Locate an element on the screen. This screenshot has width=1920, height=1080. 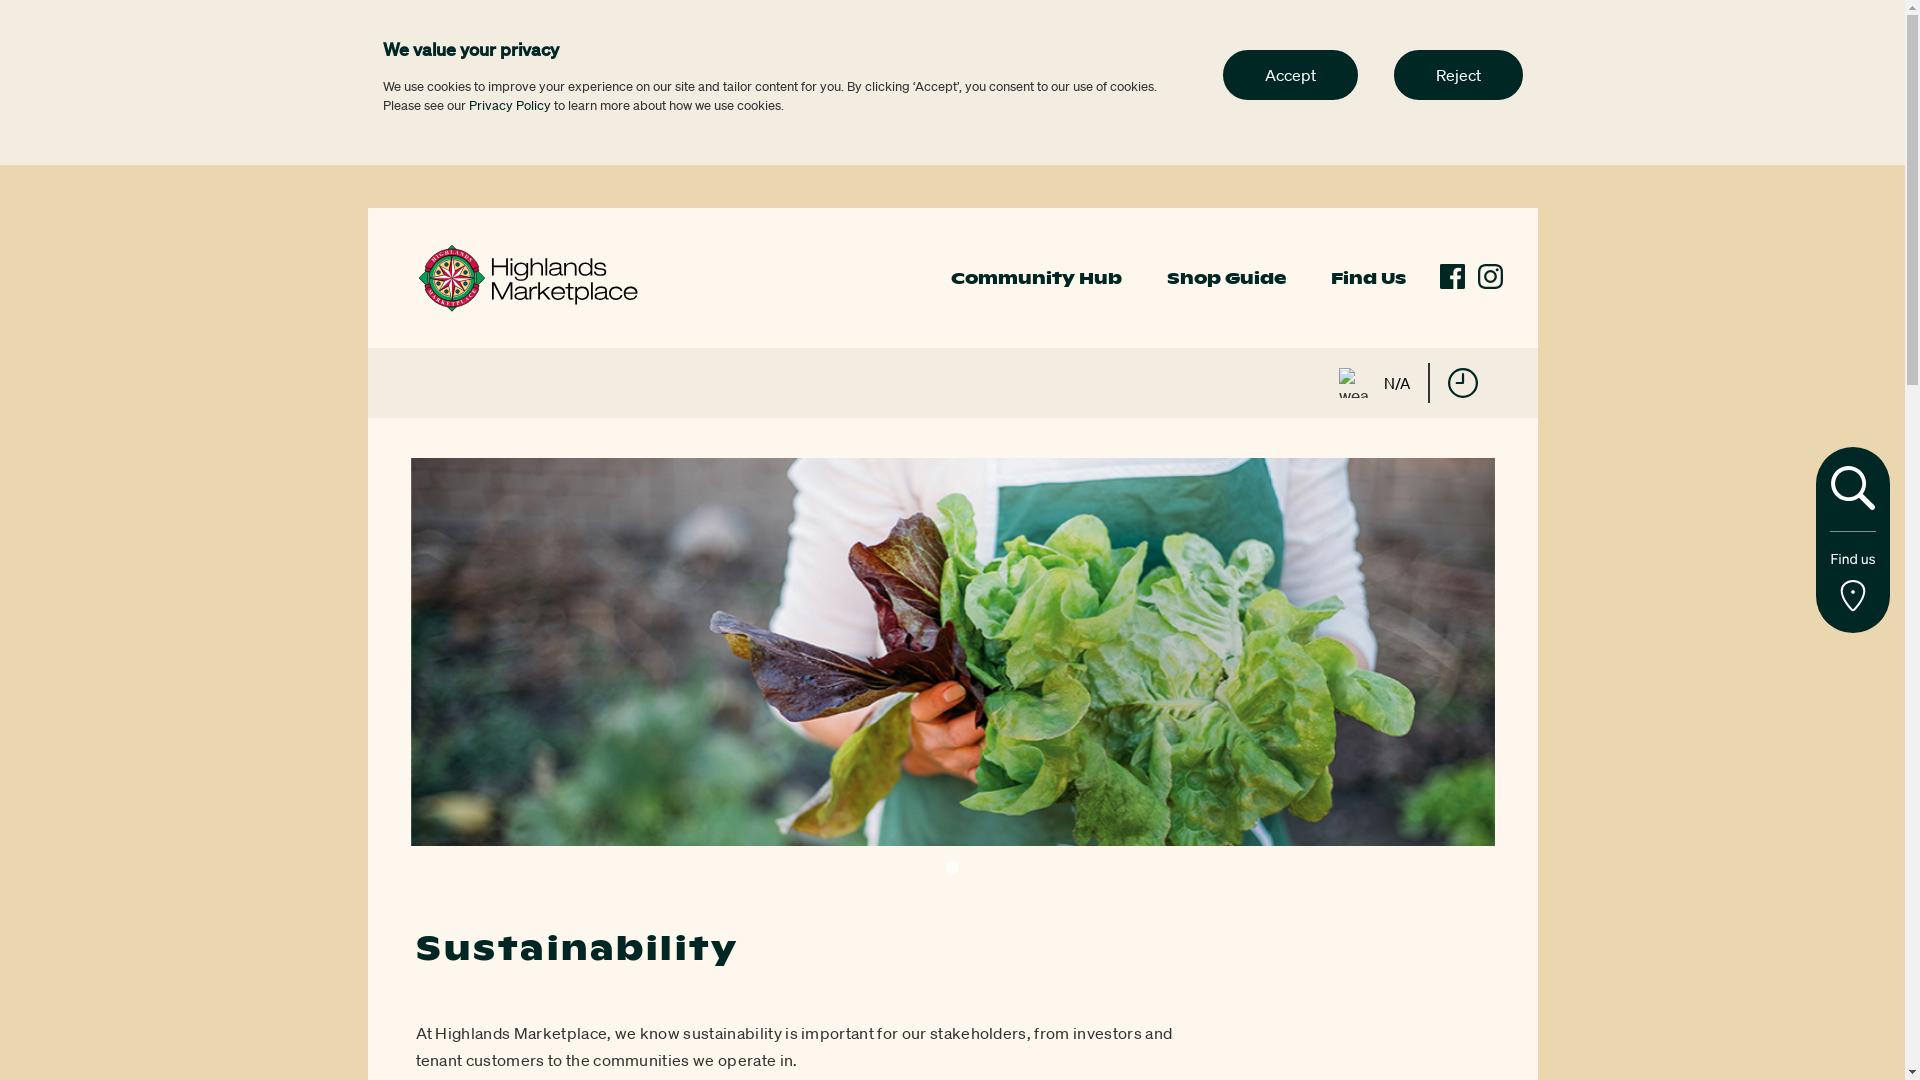
'Privacy Policy' is located at coordinates (466, 105).